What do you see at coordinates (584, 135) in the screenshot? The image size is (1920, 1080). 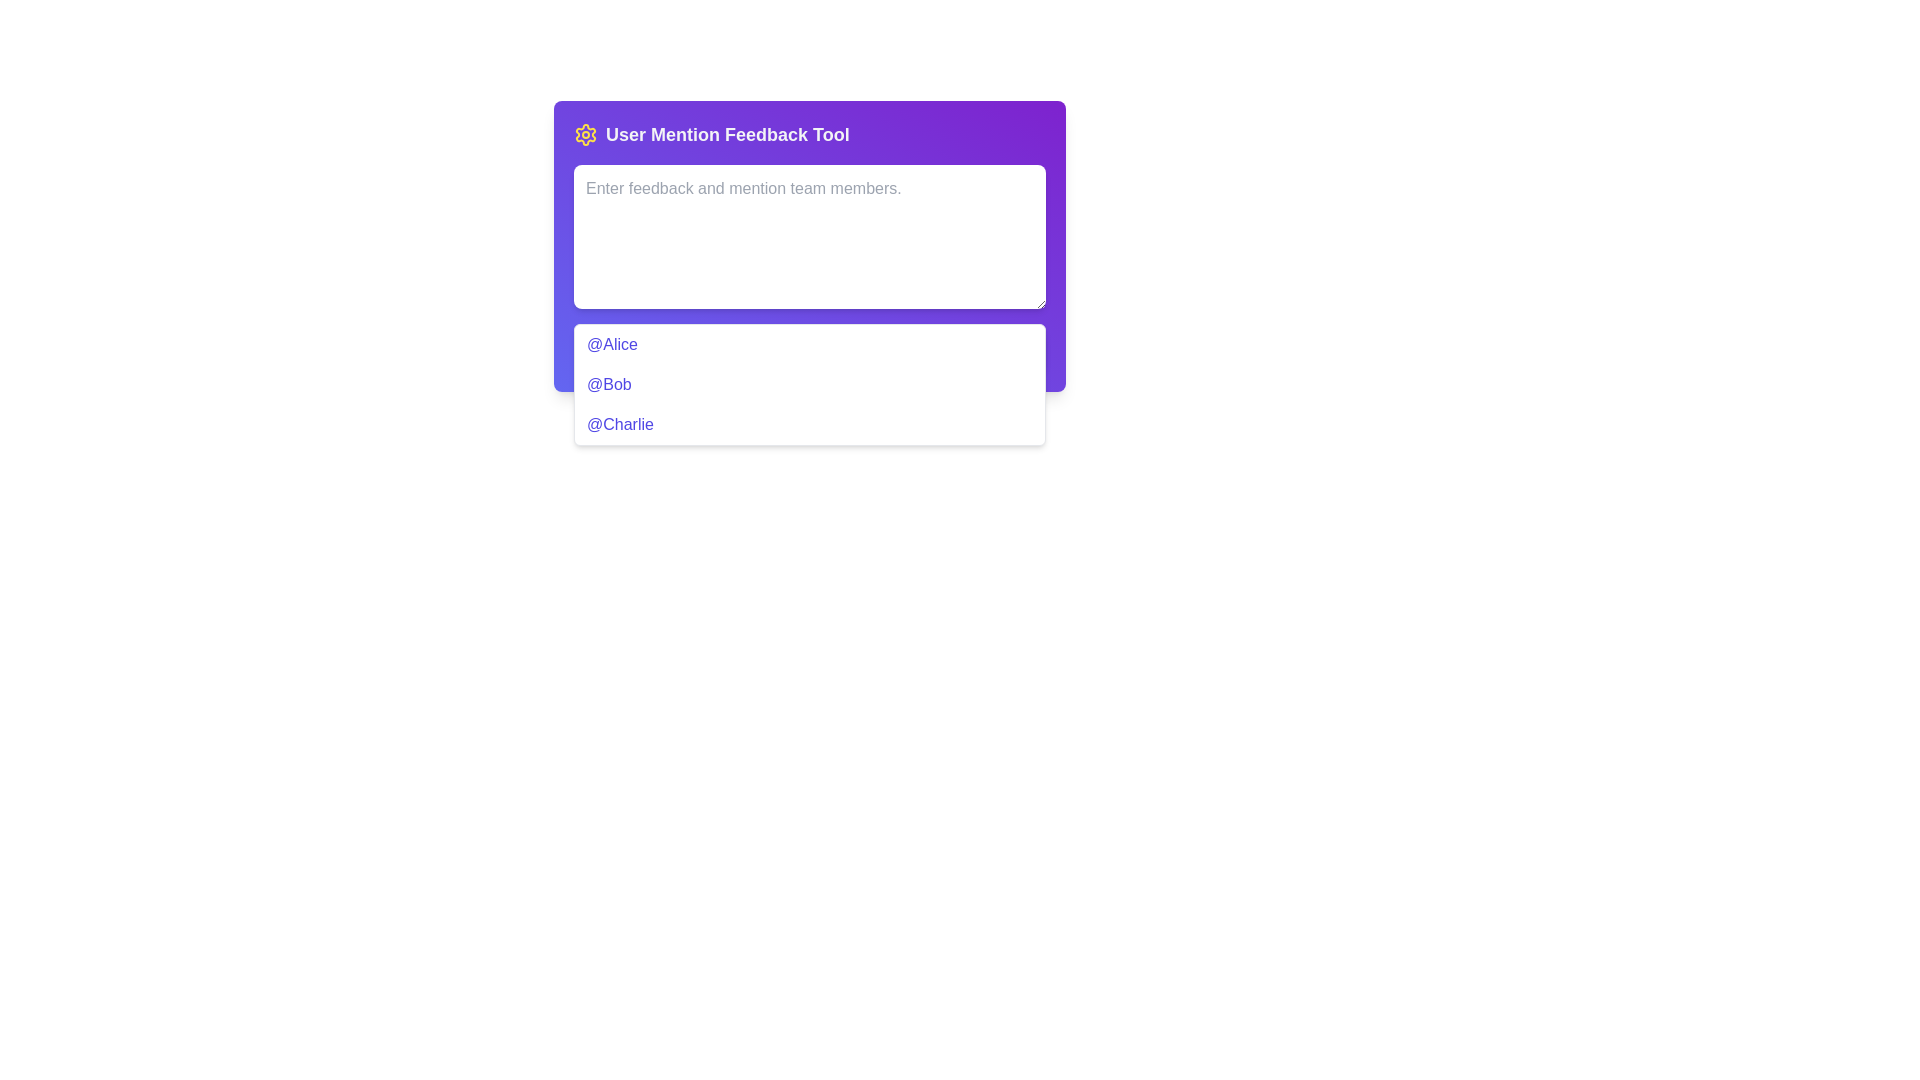 I see `the settings gear SVG icon located in the top-left corner of the interface within the purple header bar next to the title 'User Mention Feedback Tool'` at bounding box center [584, 135].